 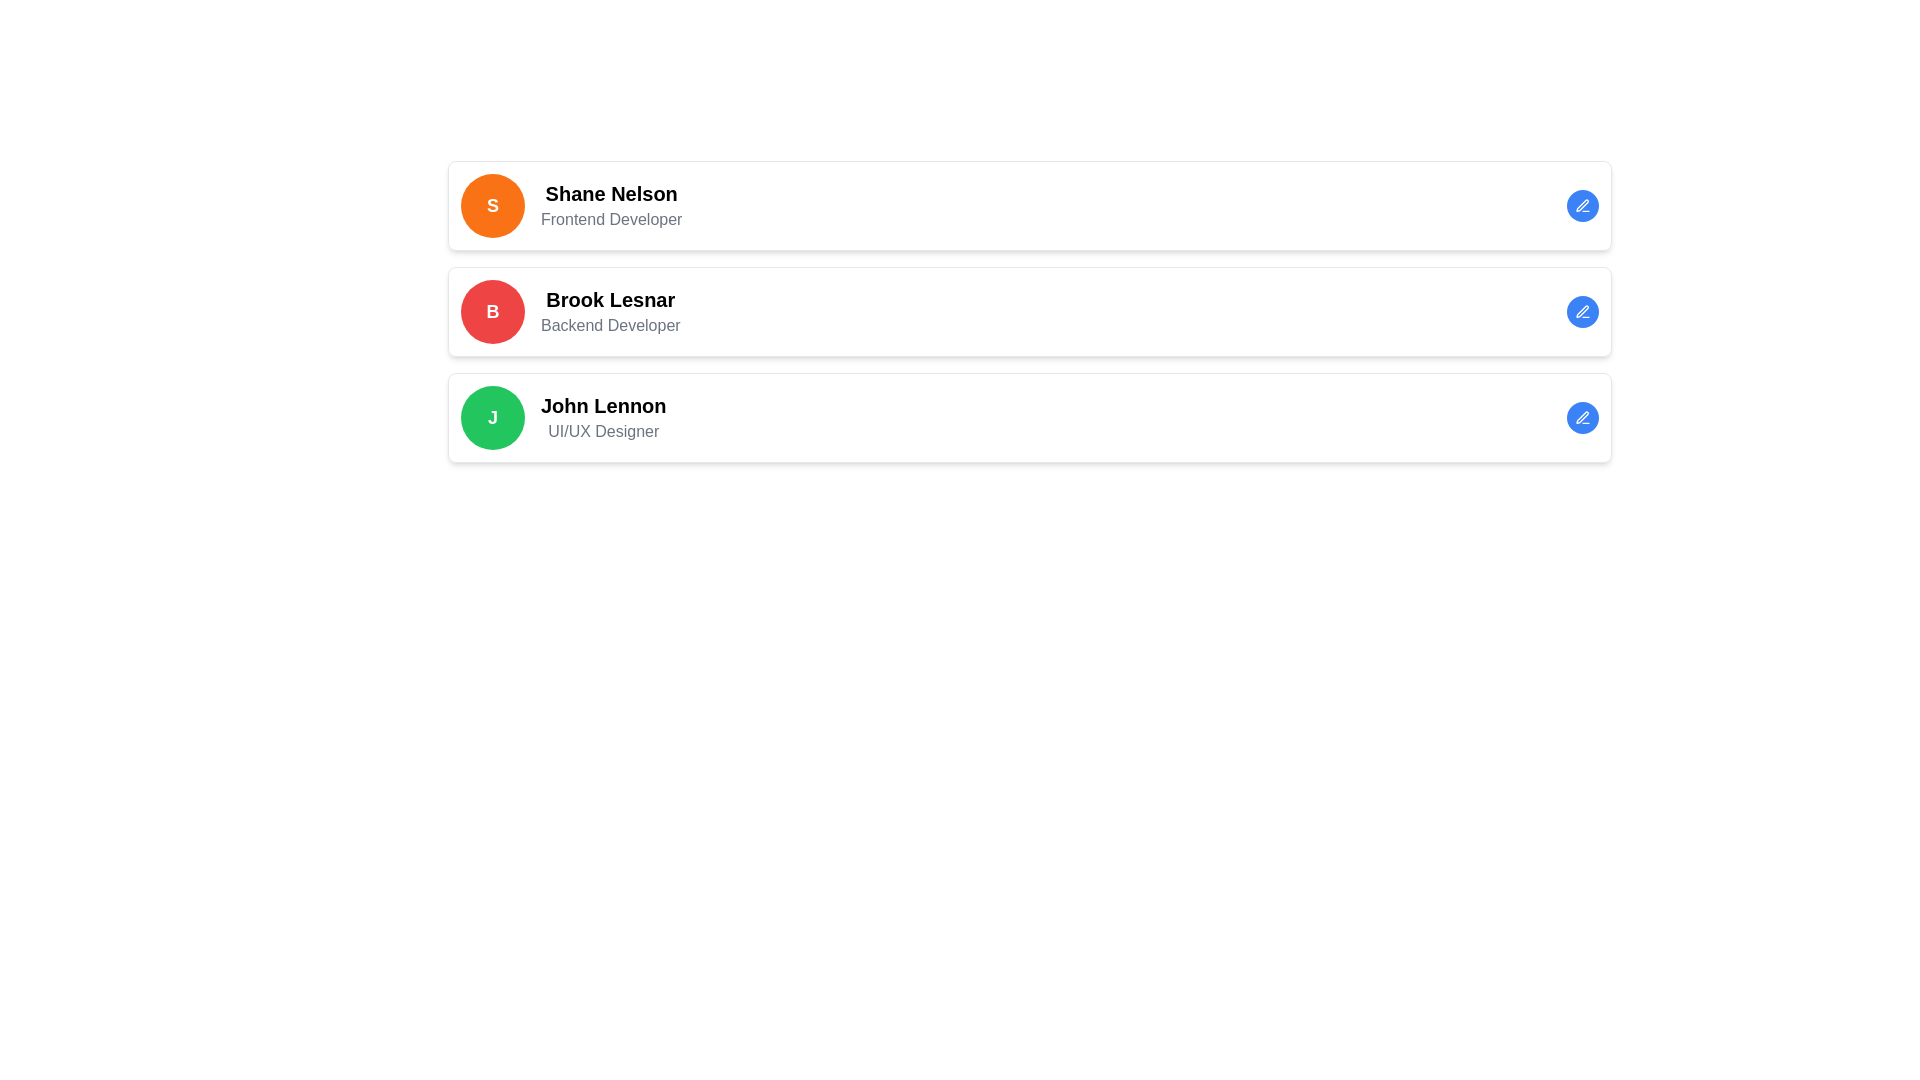 I want to click on user information displayed in the composite textual display element that combines a header (name) and subheader (role), located to the right of an orange circular icon labeled 'S' and above a blue circular button, so click(x=610, y=205).